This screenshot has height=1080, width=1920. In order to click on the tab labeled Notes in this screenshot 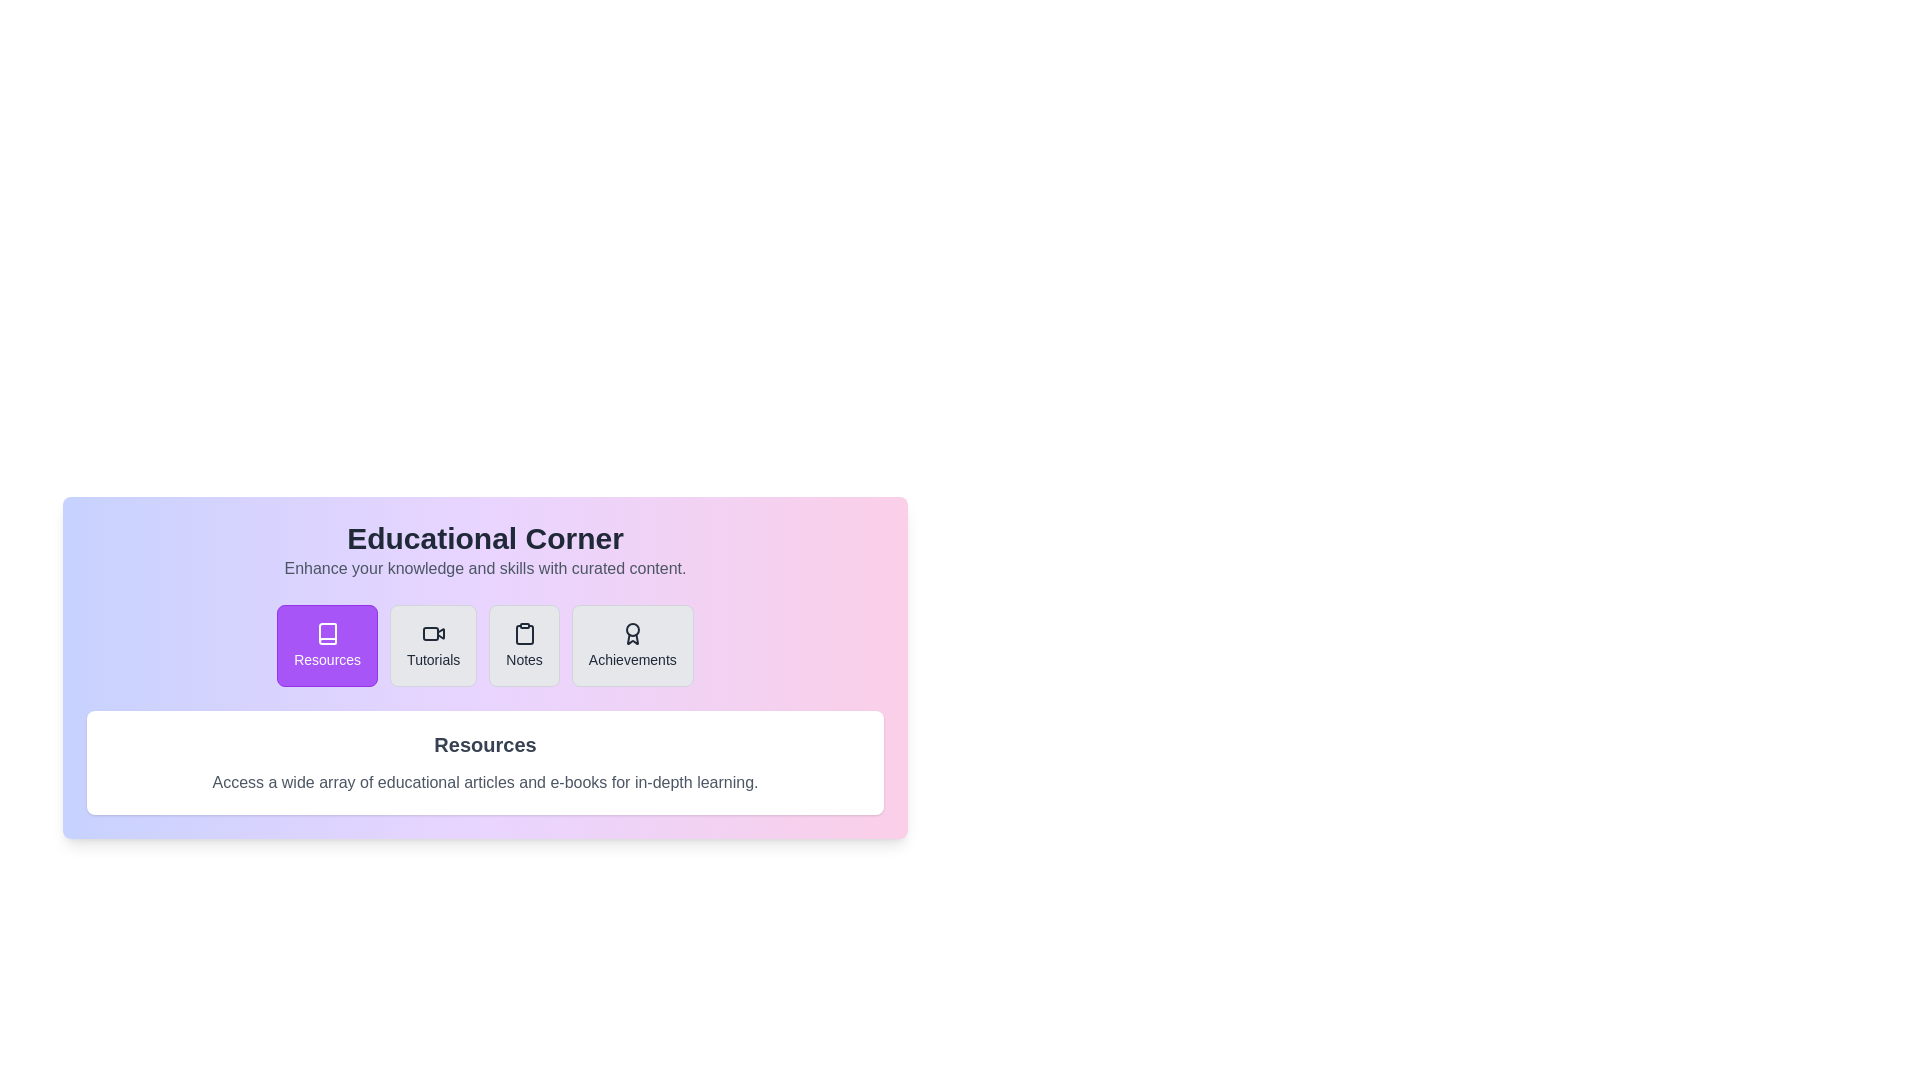, I will do `click(523, 645)`.